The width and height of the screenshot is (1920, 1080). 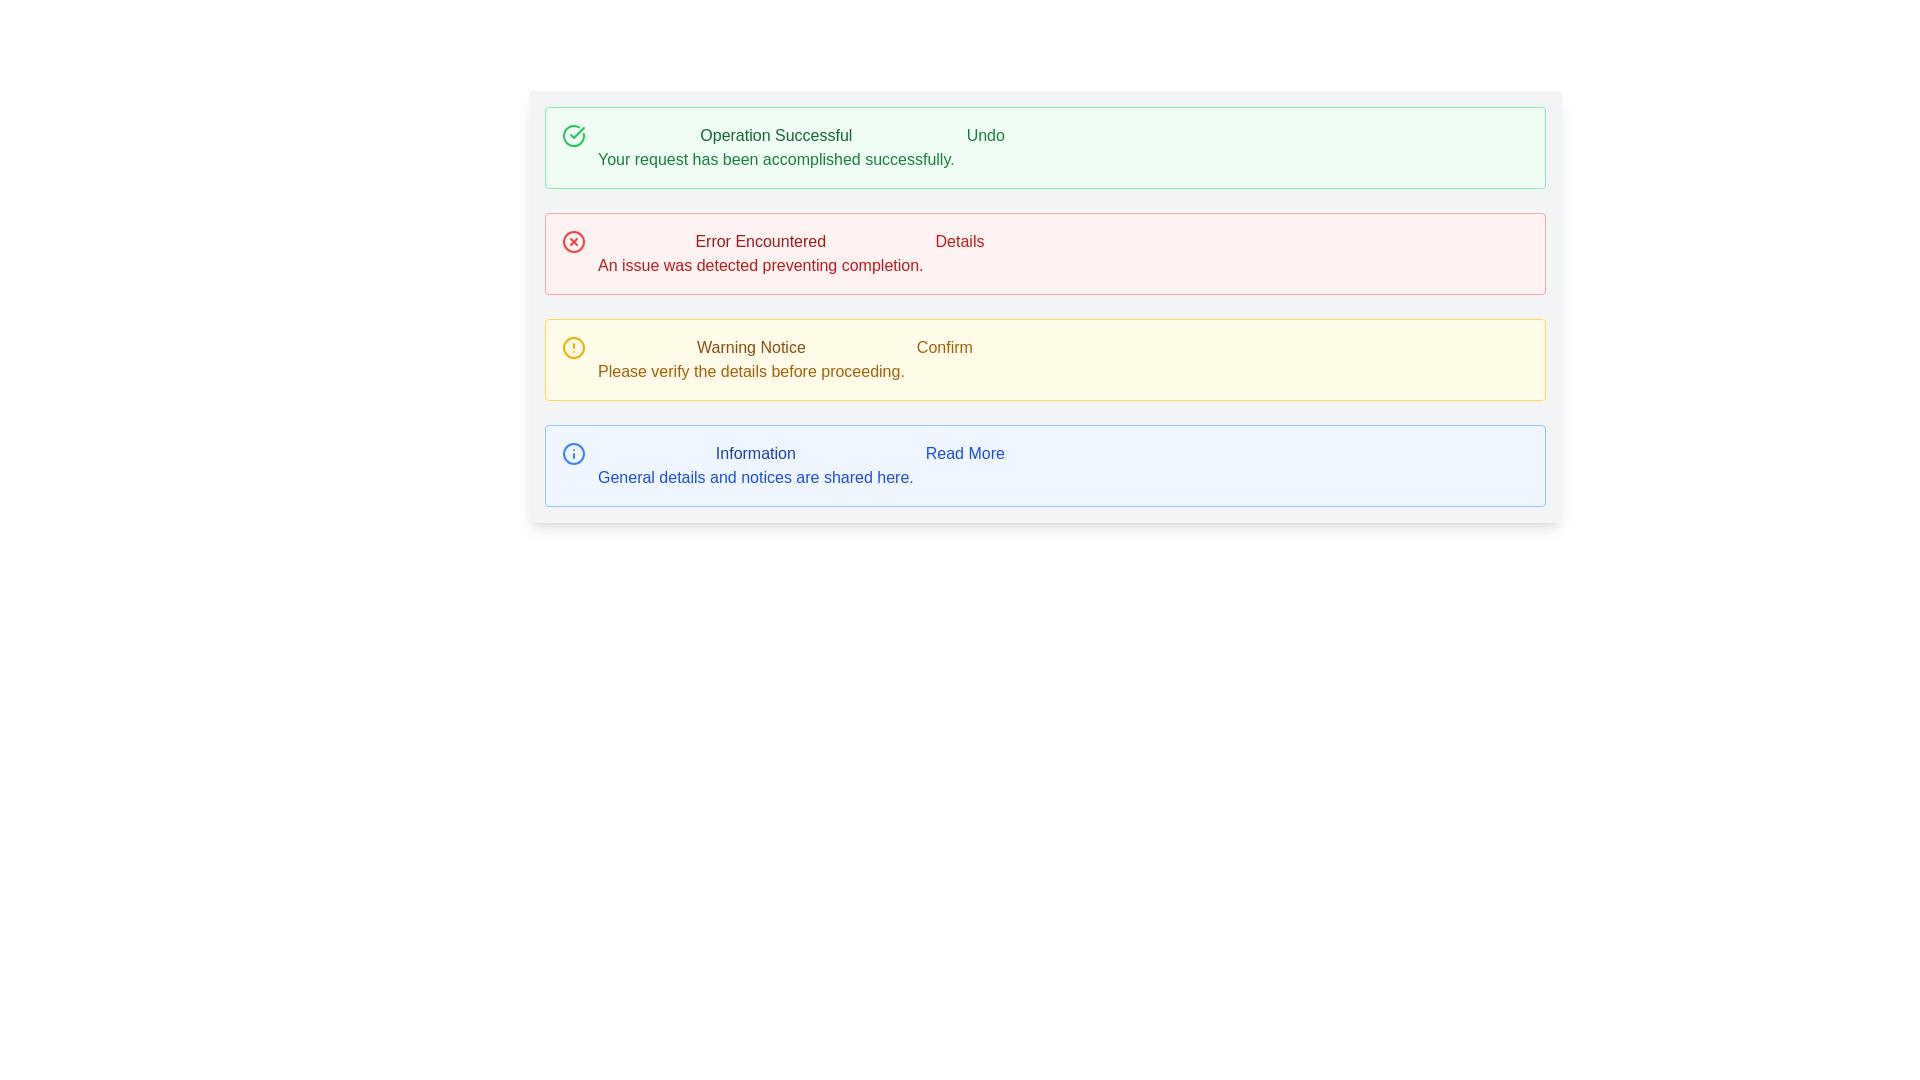 What do you see at coordinates (750, 346) in the screenshot?
I see `the 'Warning Notice' text label displayed in a medium-sized font with a yellow-brown color, located at the top of the yellow notification card` at bounding box center [750, 346].